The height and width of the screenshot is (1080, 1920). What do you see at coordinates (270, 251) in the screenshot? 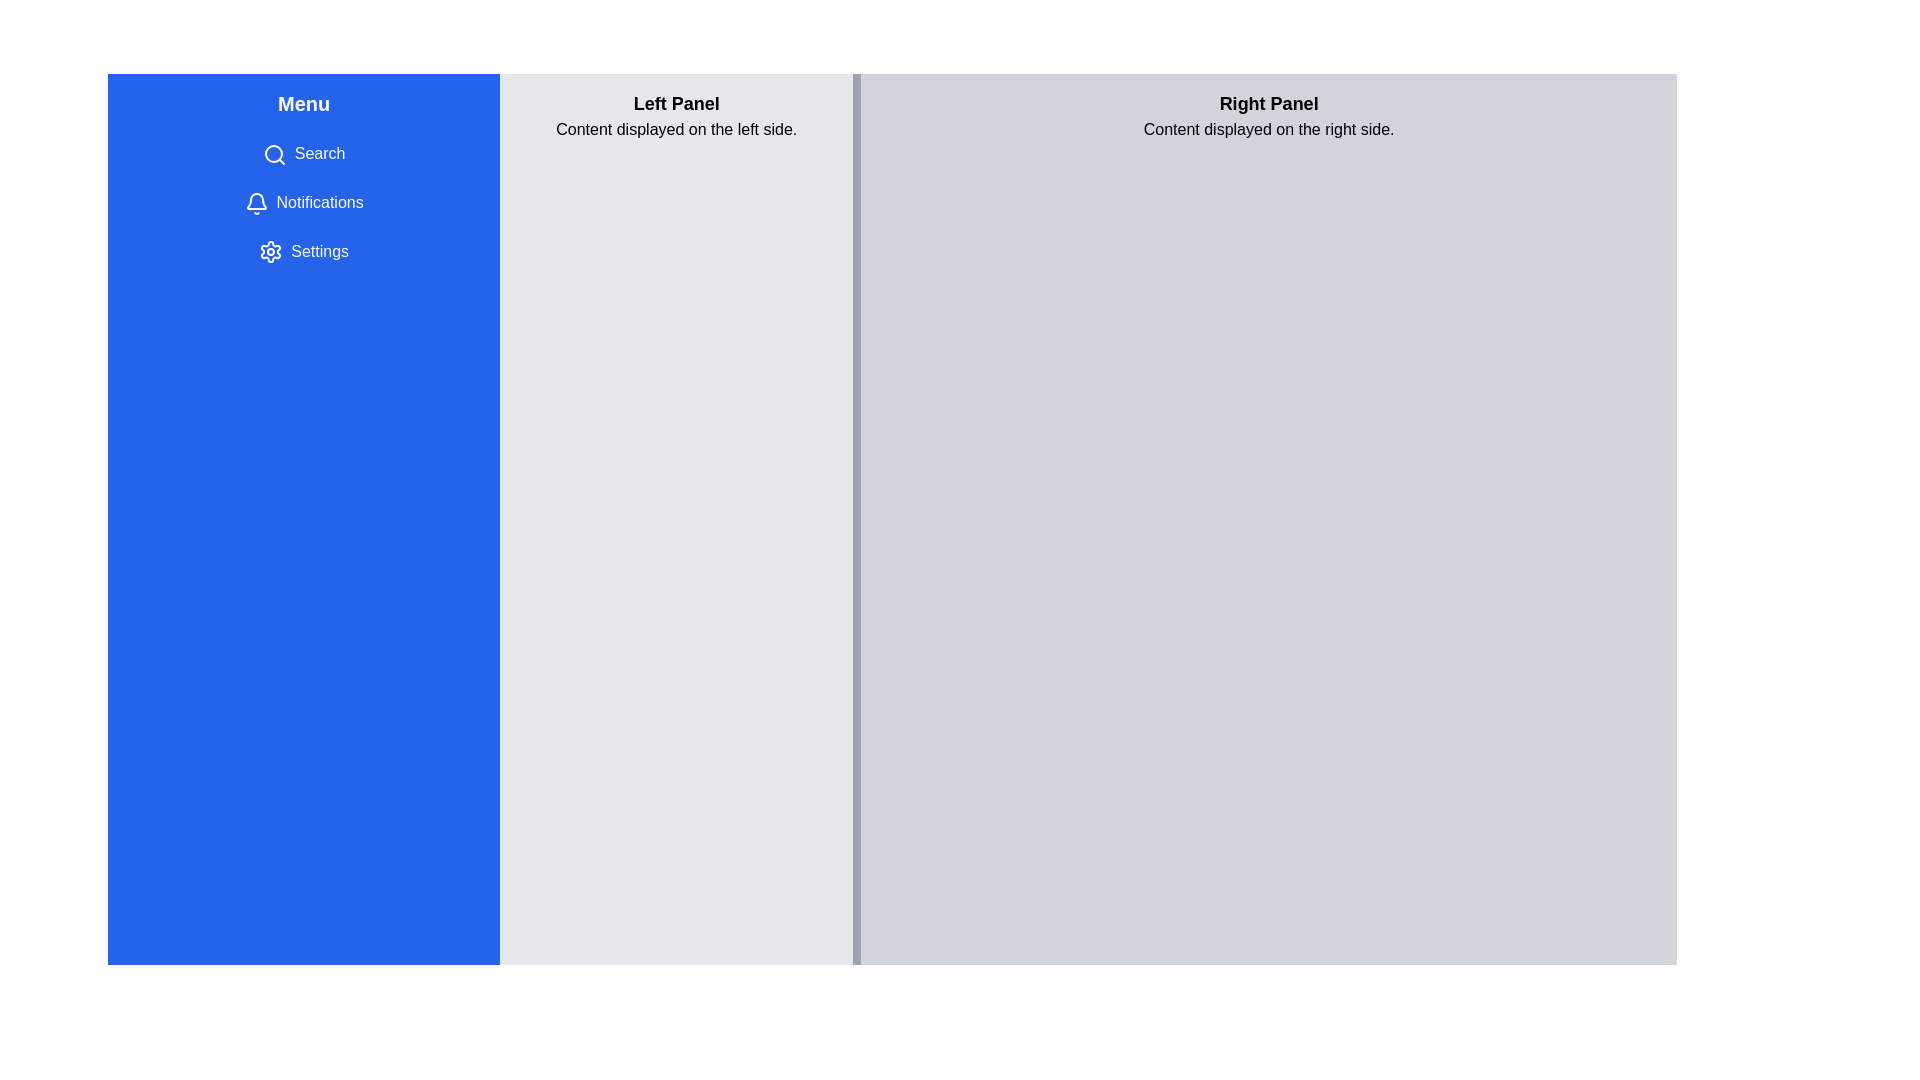
I see `the gear icon in the bottom section of the left sidebar next to the 'Settings' label` at bounding box center [270, 251].